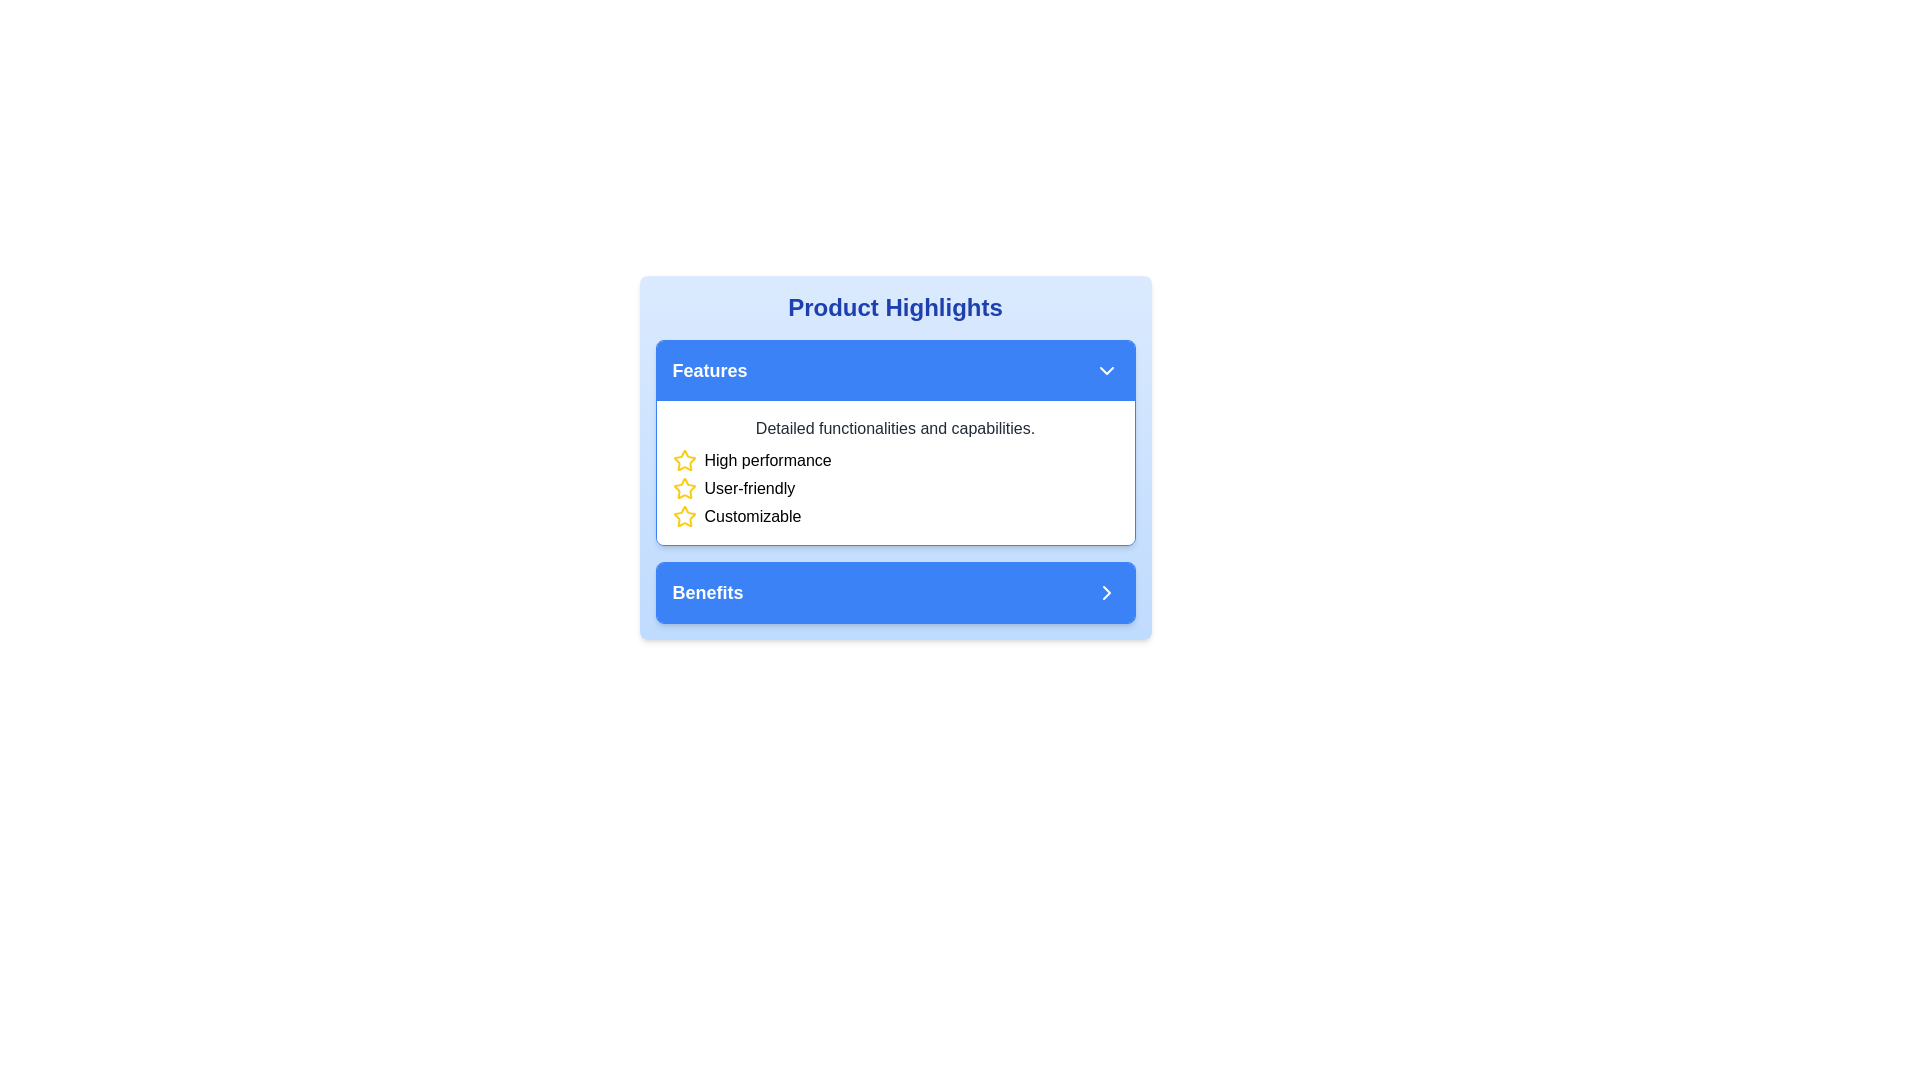  Describe the element at coordinates (894, 427) in the screenshot. I see `the text label displaying 'Detailed functionalities and capabilities.' located under the 'Features' section` at that location.